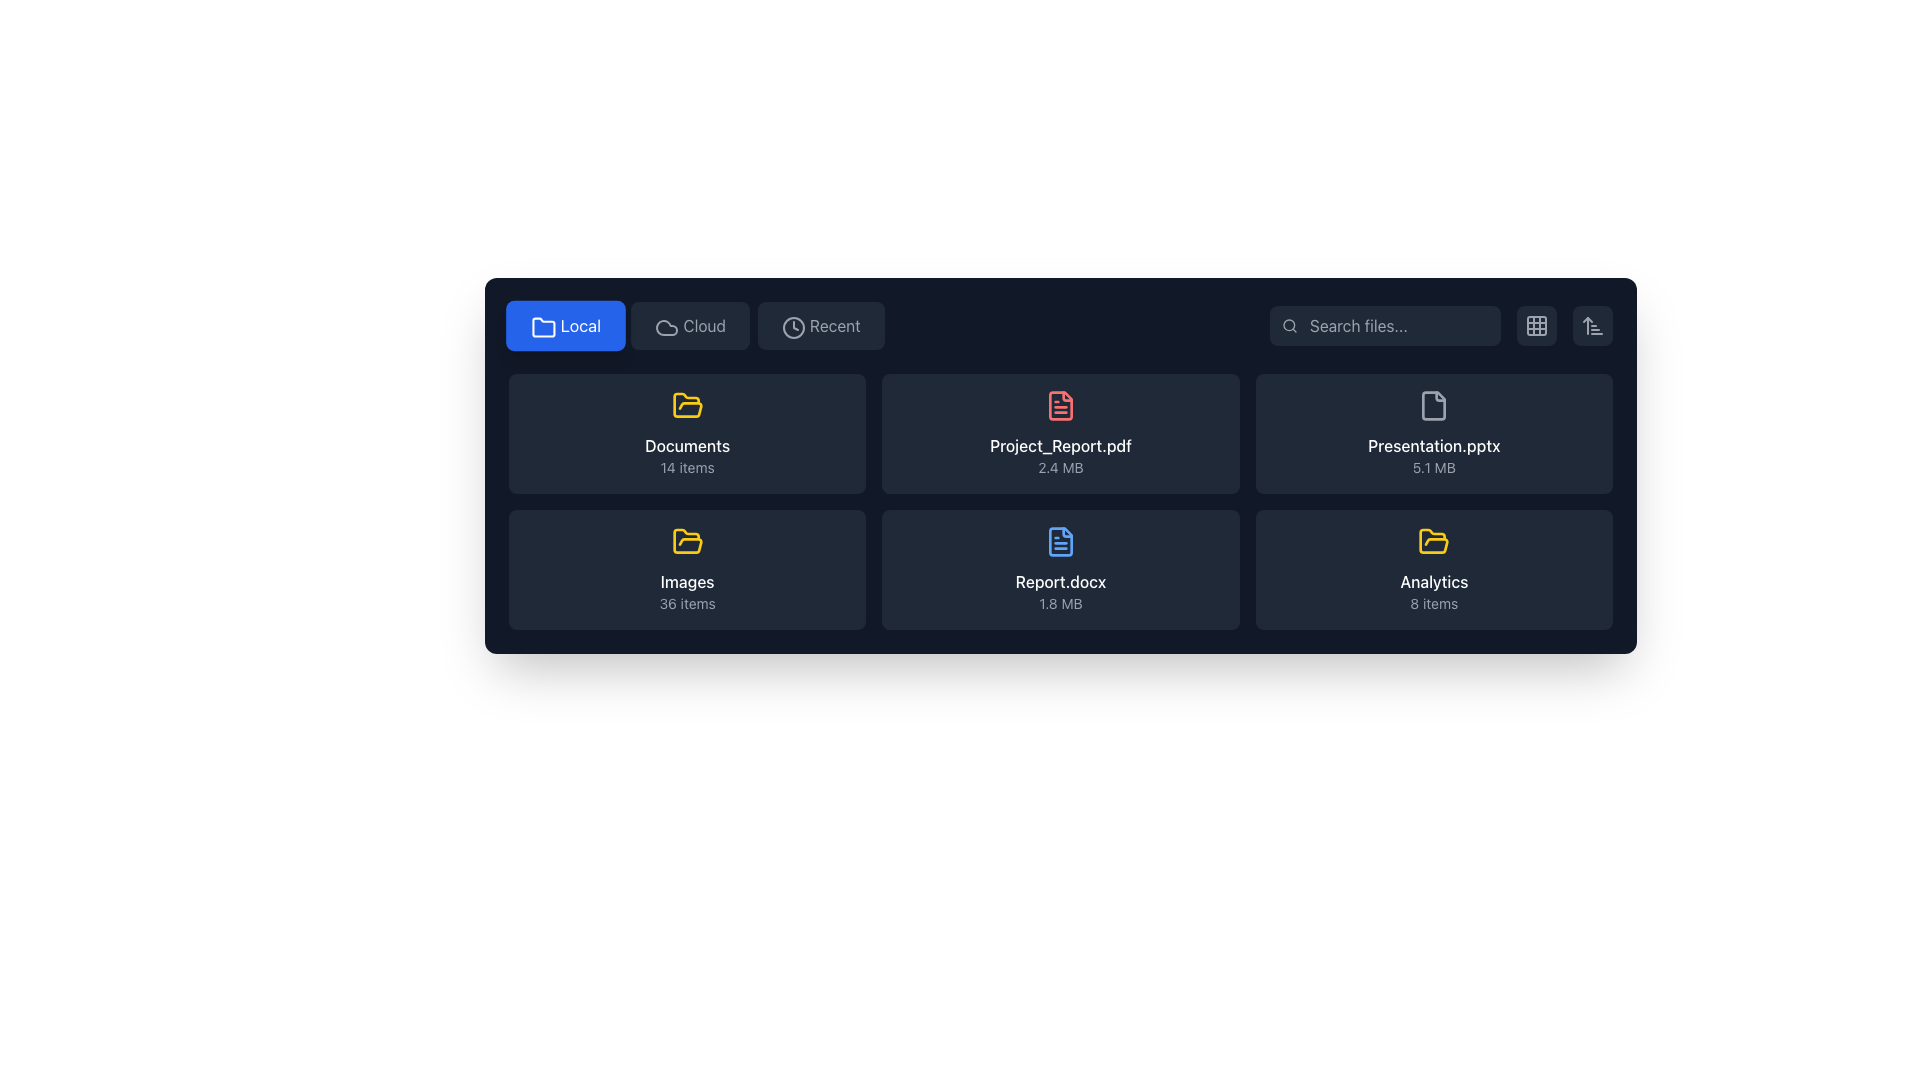 This screenshot has width=1920, height=1080. Describe the element at coordinates (1059, 467) in the screenshot. I see `the text display element showing '2.4 MB', positioned below 'Project_Report.pdf' in the central grid of the interface` at that location.